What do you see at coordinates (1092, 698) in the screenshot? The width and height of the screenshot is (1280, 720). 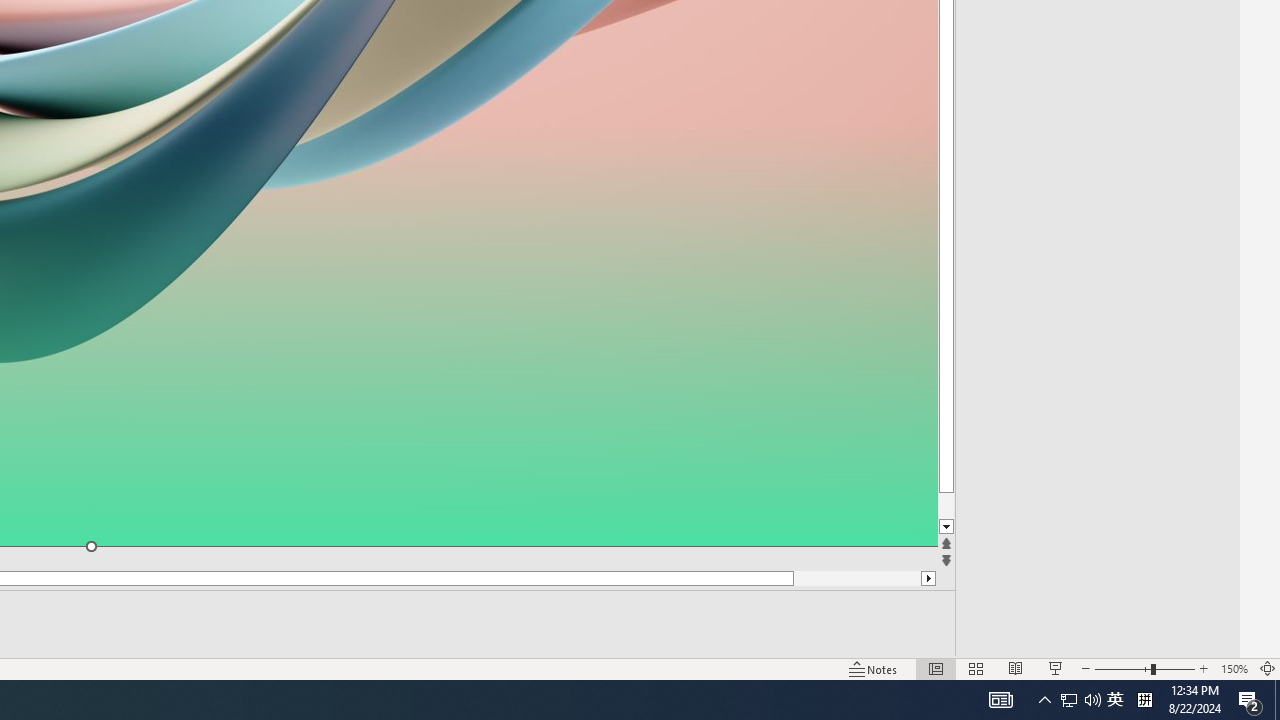 I see `'Q2790: 100%'` at bounding box center [1092, 698].